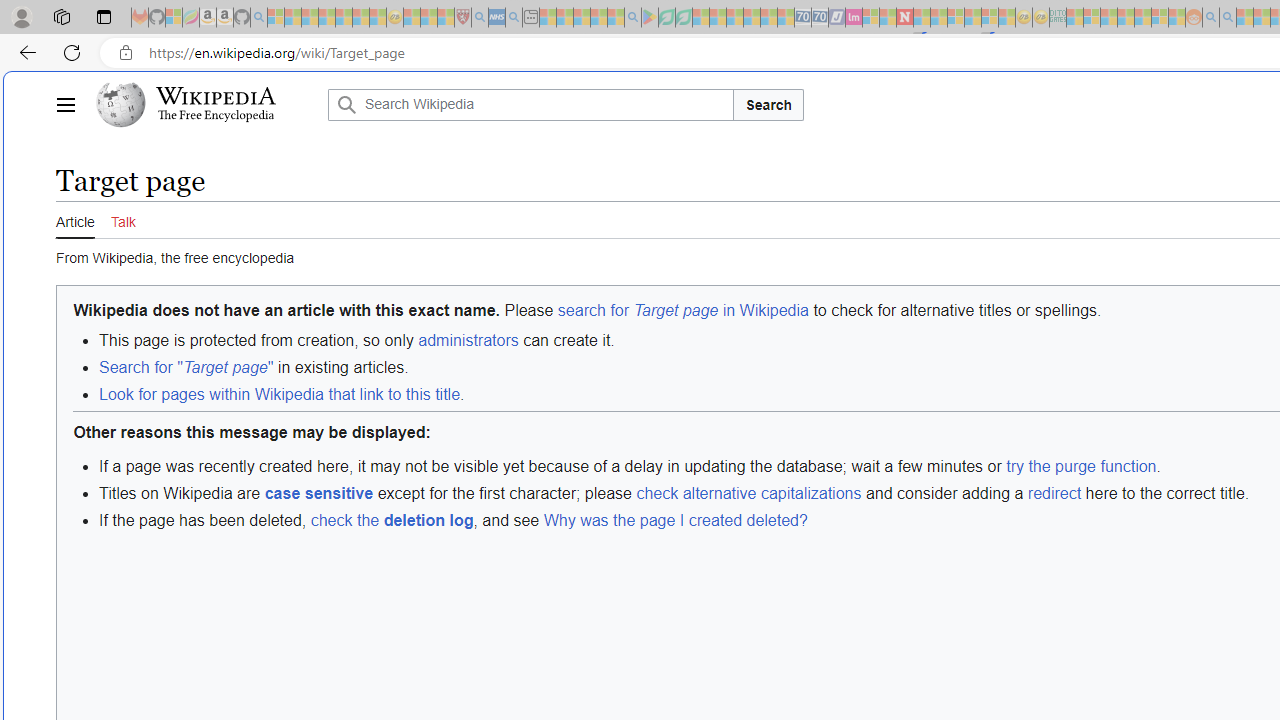 This screenshot has width=1280, height=720. Describe the element at coordinates (216, 116) in the screenshot. I see `'The Free Encyclopedia'` at that location.